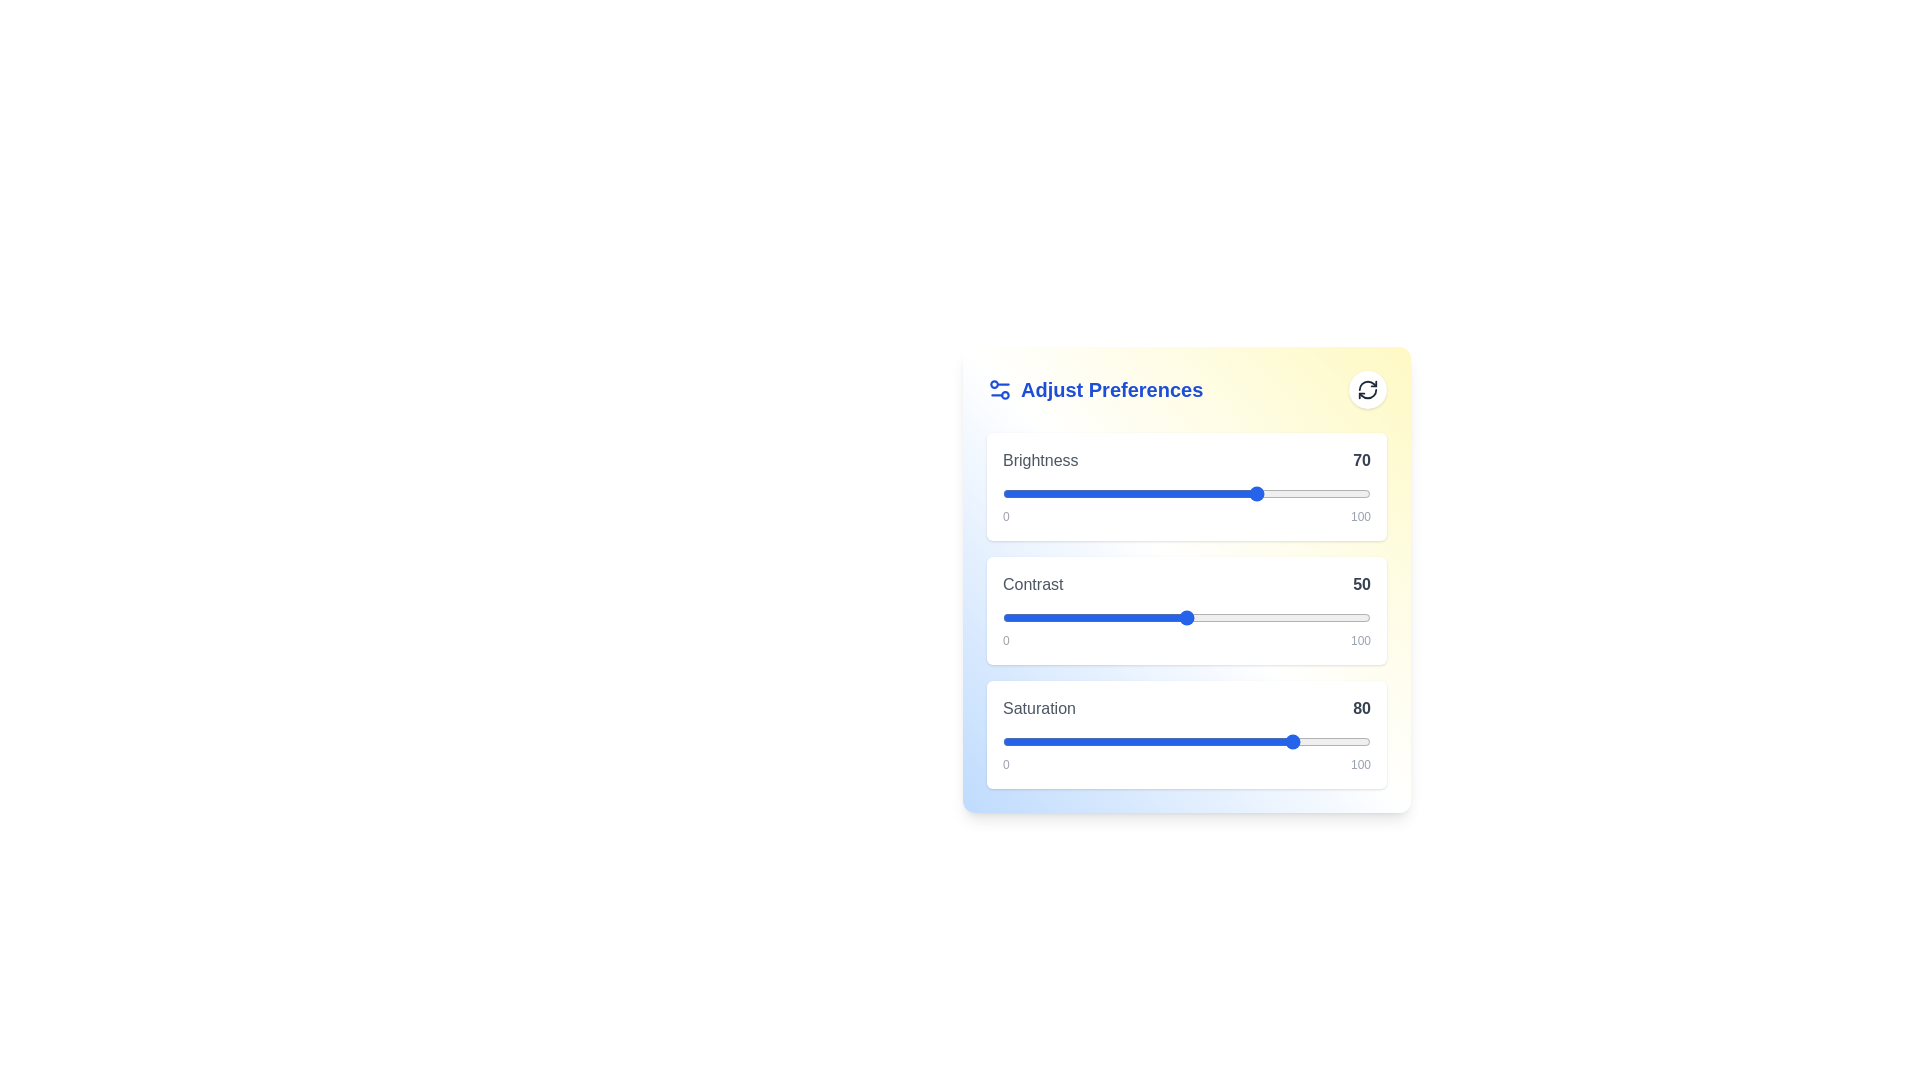 The width and height of the screenshot is (1920, 1080). What do you see at coordinates (1186, 741) in the screenshot?
I see `saturation level` at bounding box center [1186, 741].